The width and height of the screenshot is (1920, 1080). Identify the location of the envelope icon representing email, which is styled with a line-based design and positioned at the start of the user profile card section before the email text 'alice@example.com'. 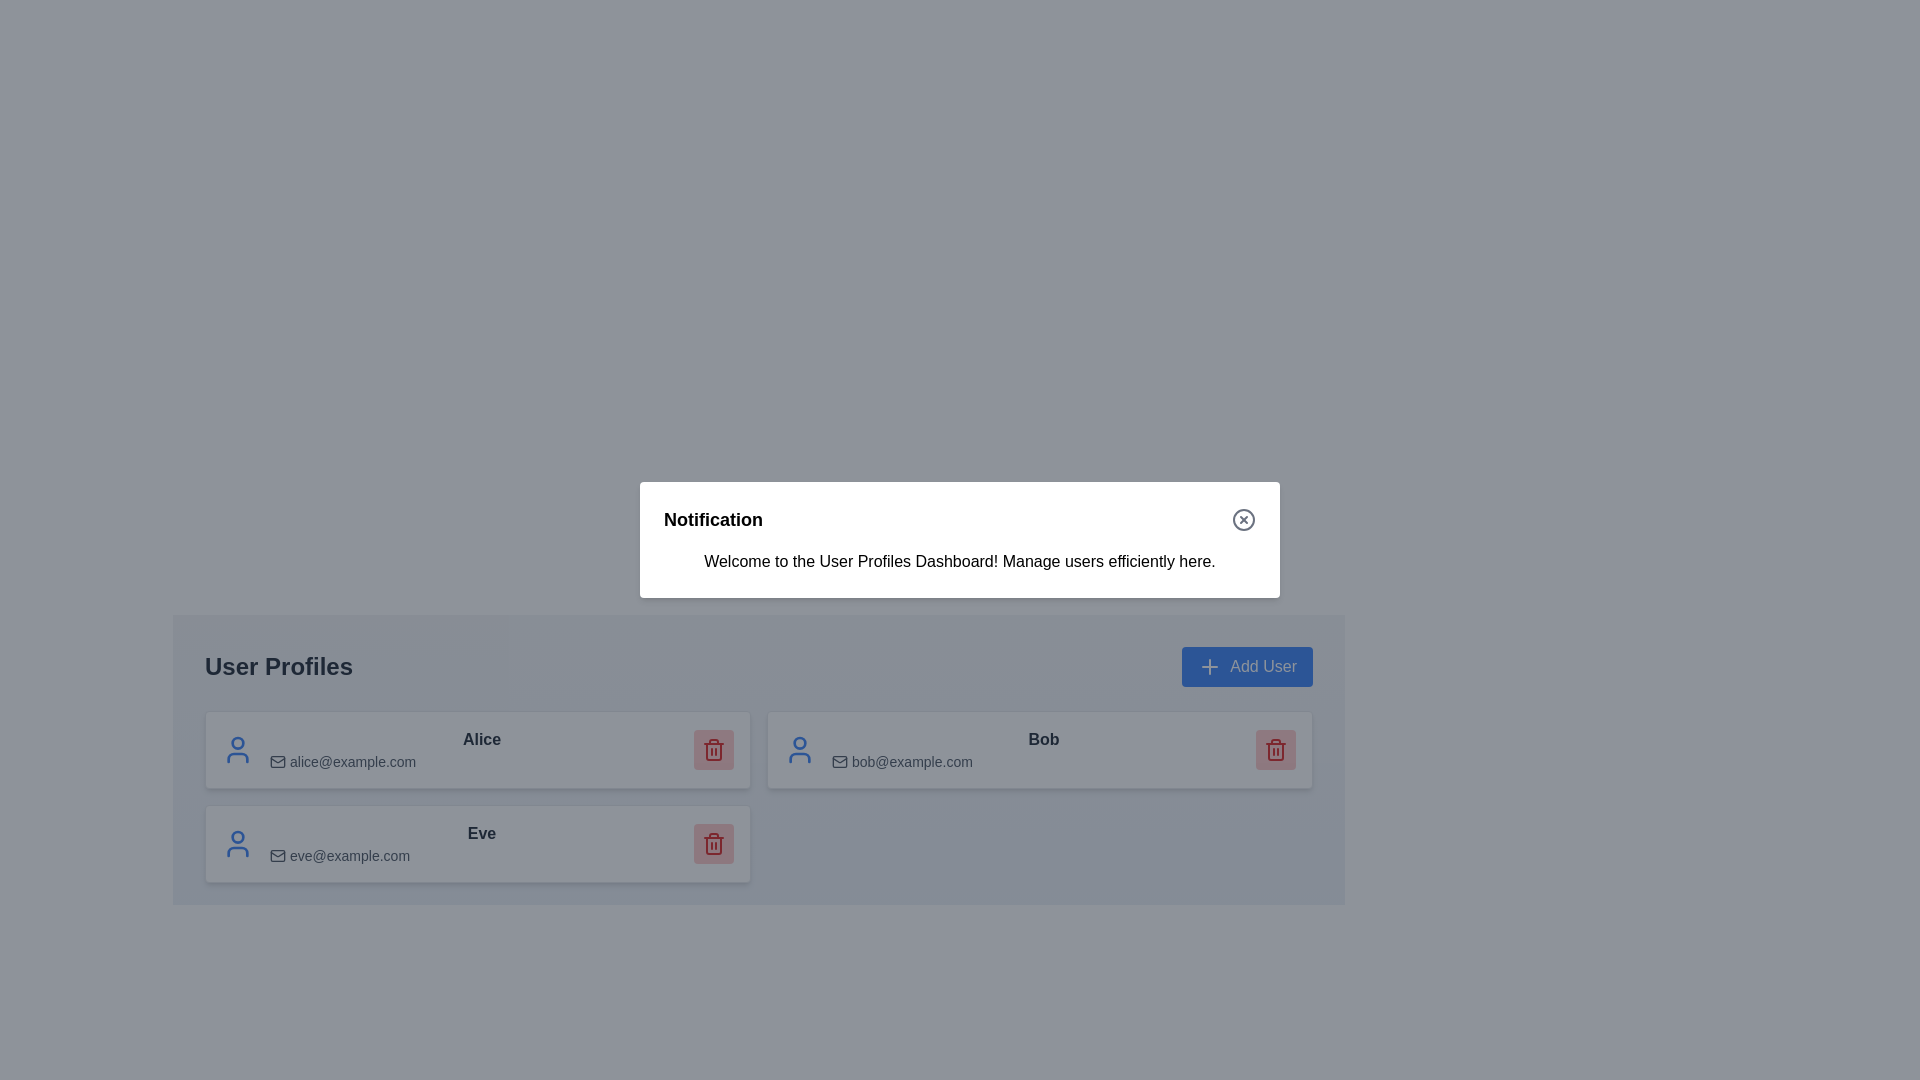
(277, 762).